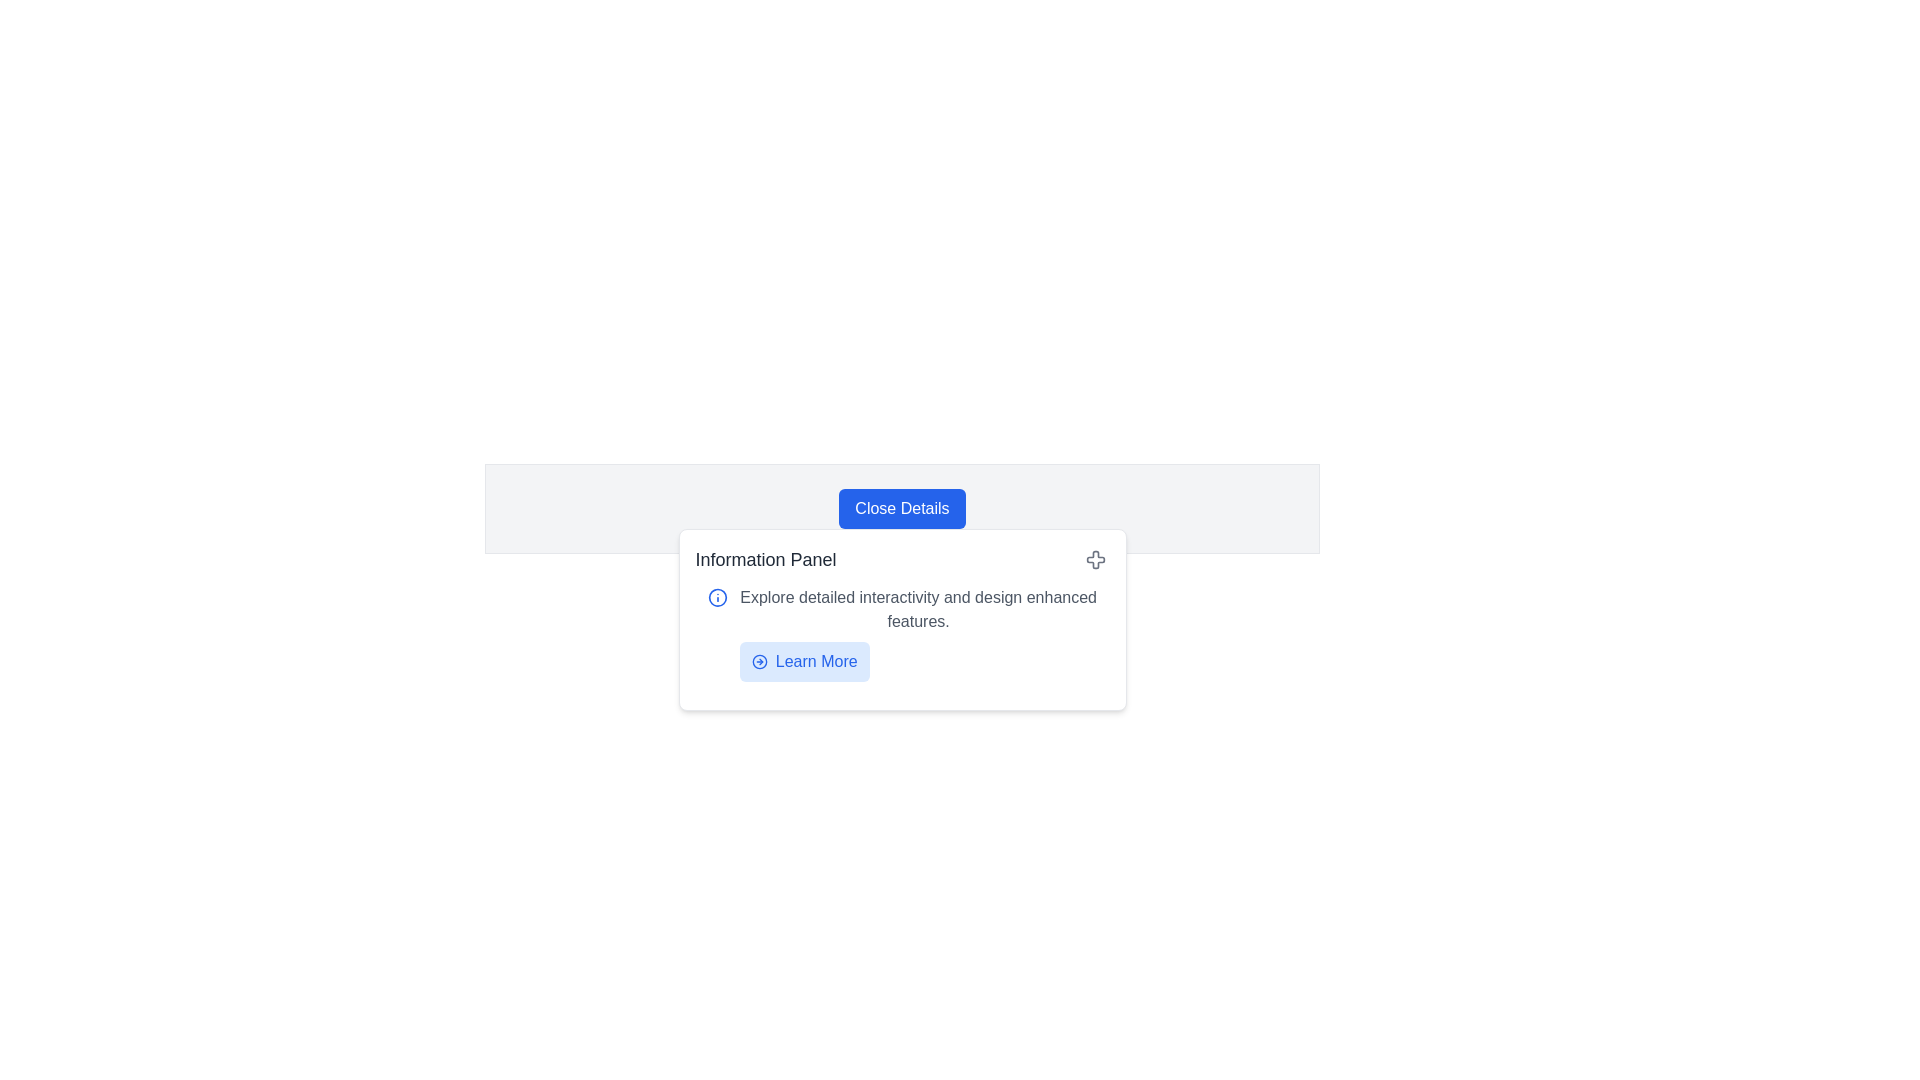 This screenshot has width=1920, height=1080. I want to click on the button located in the 'Information Panel' card, positioned below the text 'Explore detailed interactivity and design enhanced features', to observe visual feedback, so click(804, 662).